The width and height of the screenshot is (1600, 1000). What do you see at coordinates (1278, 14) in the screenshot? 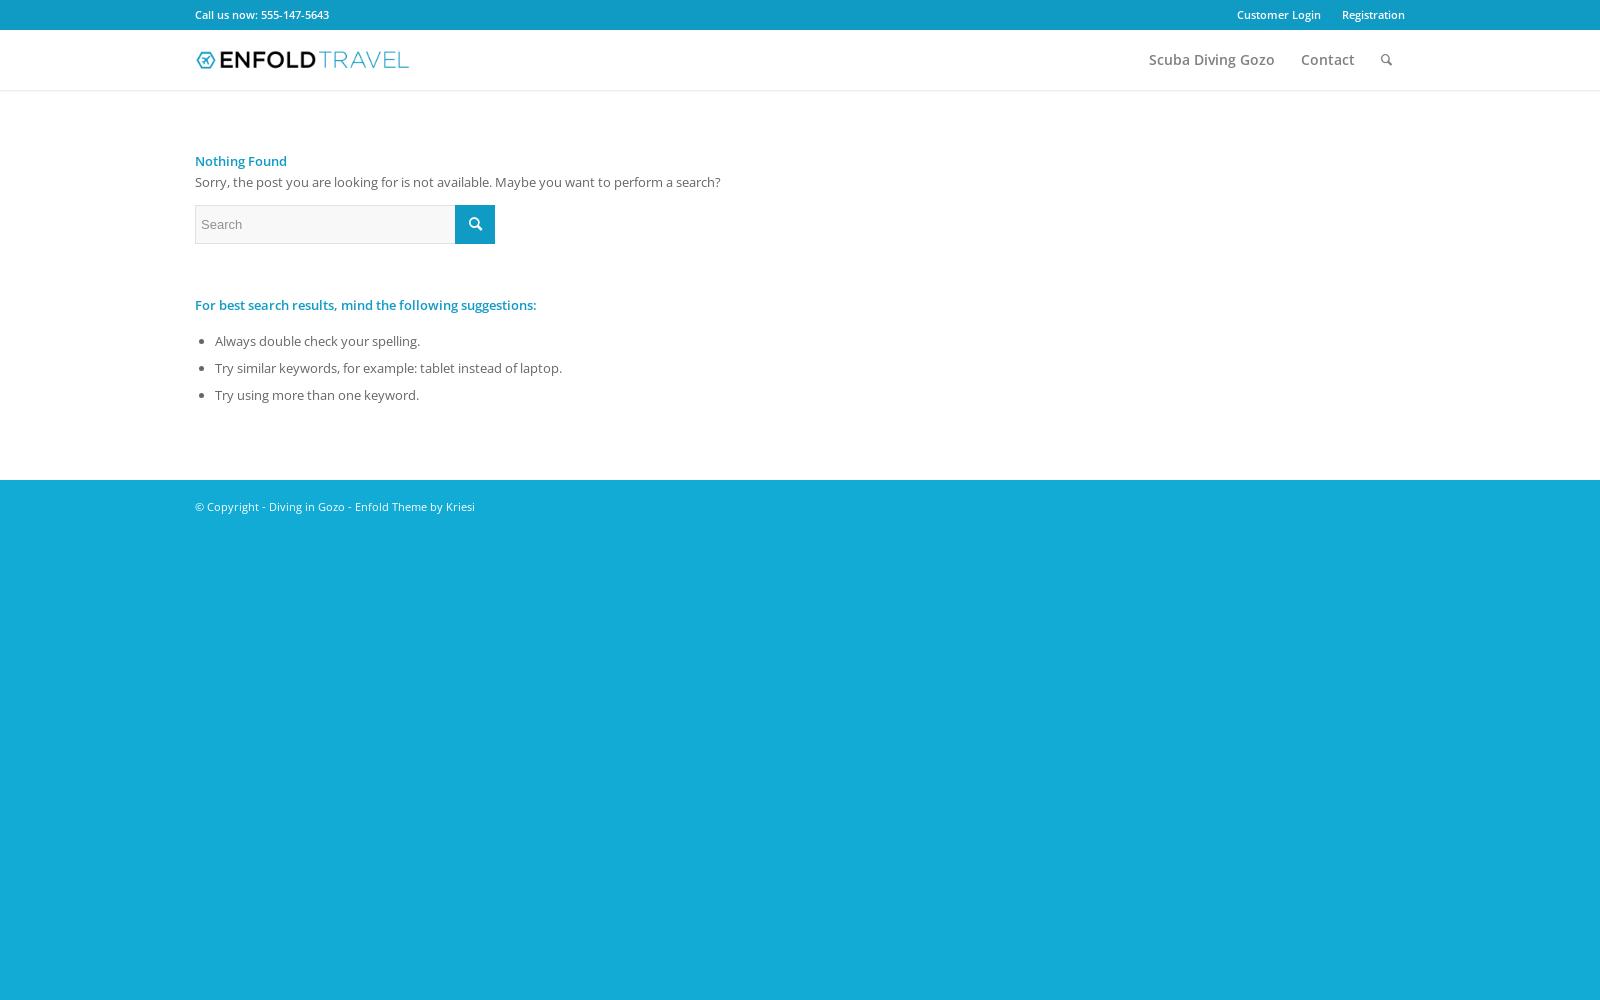
I see `'Customer Login'` at bounding box center [1278, 14].